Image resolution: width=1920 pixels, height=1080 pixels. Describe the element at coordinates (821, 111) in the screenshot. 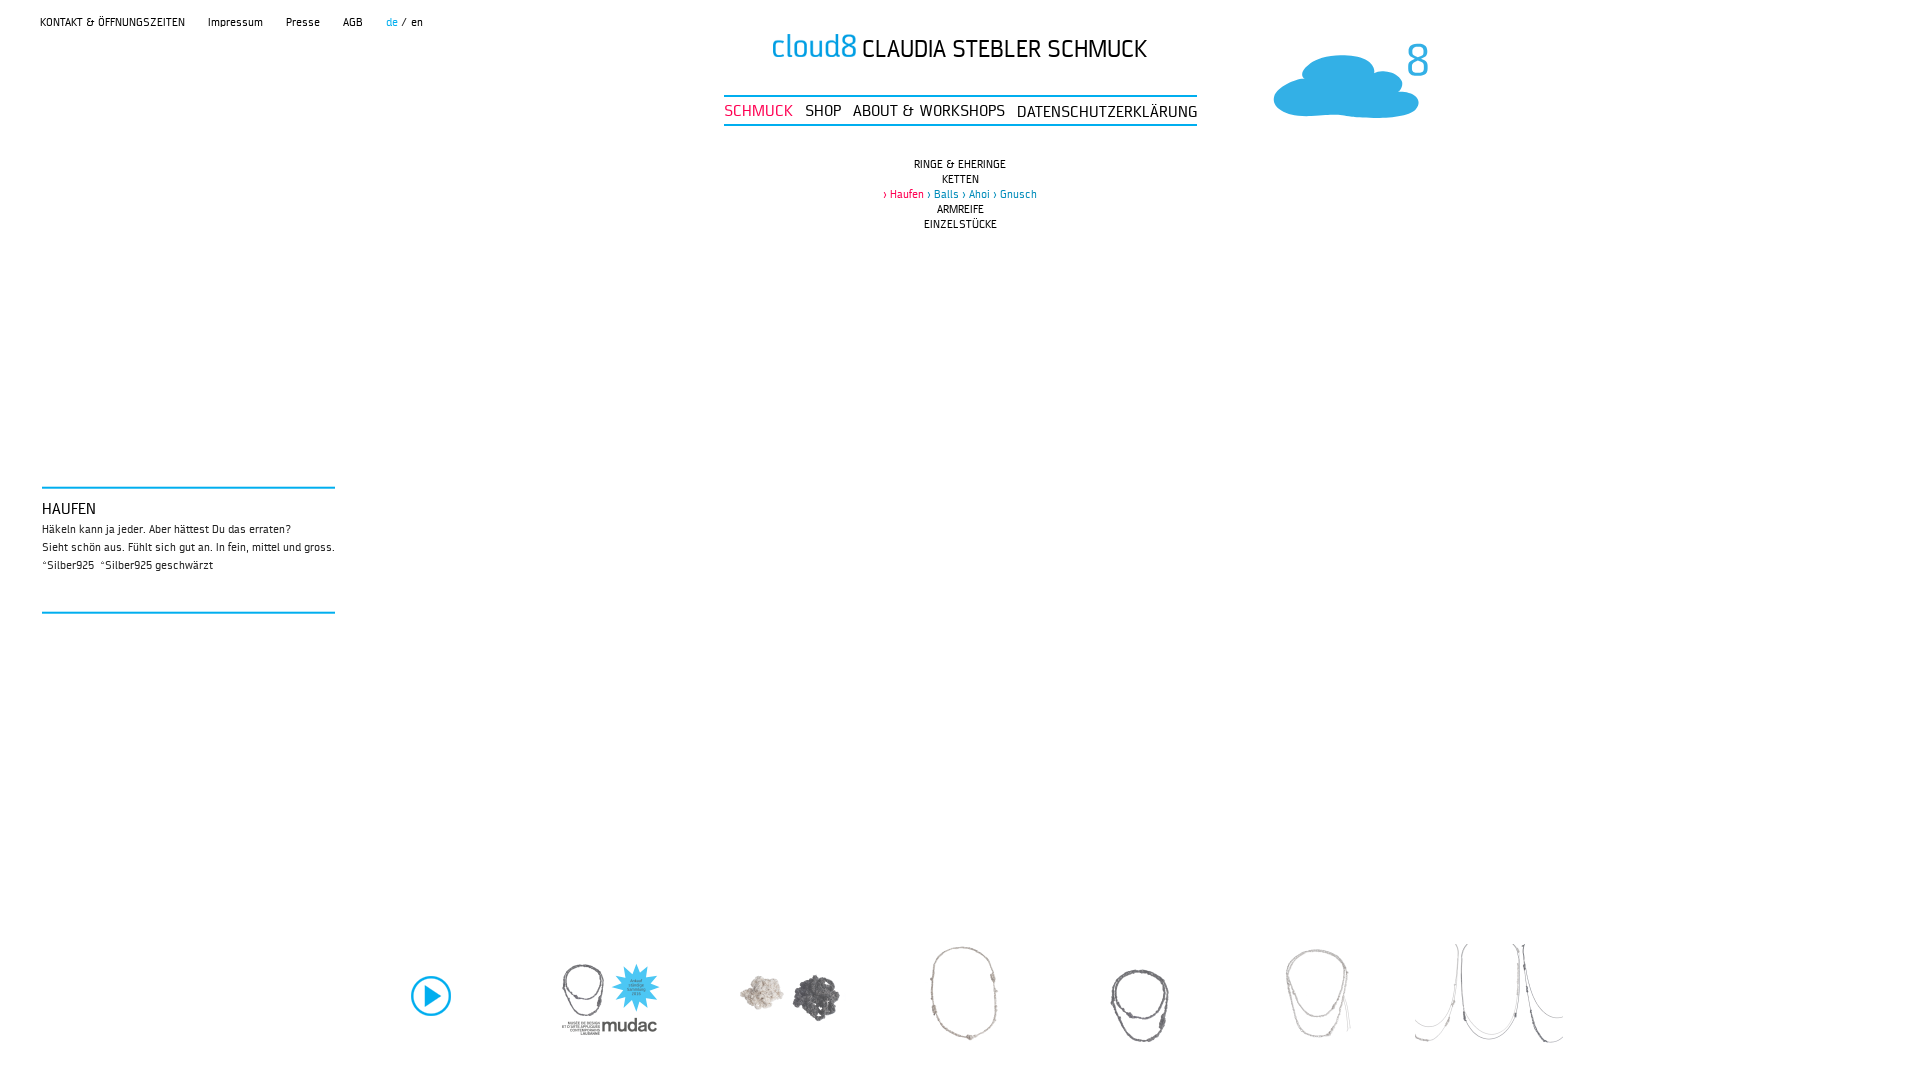

I see `'SHOP'` at that location.